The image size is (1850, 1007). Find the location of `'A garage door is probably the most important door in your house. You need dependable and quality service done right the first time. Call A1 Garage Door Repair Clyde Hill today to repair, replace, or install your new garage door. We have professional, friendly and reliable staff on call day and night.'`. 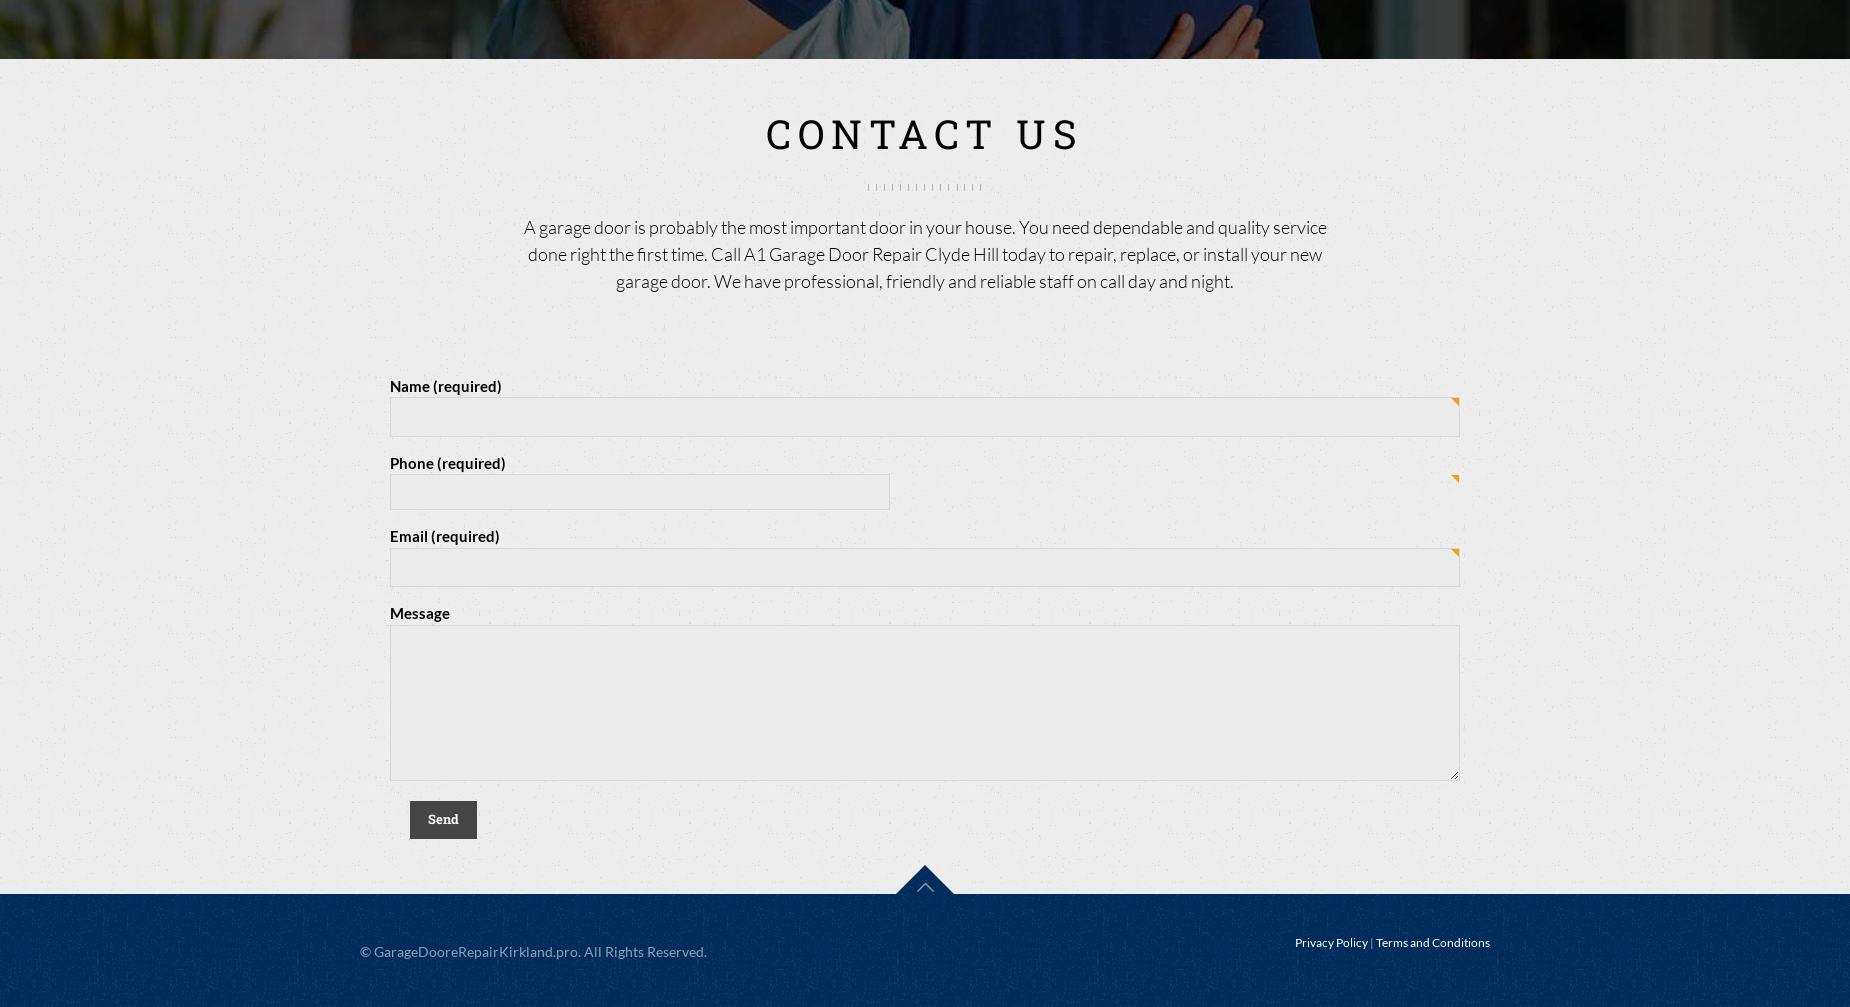

'A garage door is probably the most important door in your house. You need dependable and quality service done right the first time. Call A1 Garage Door Repair Clyde Hill today to repair, replace, or install your new garage door. We have professional, friendly and reliable staff on call day and night.' is located at coordinates (924, 252).